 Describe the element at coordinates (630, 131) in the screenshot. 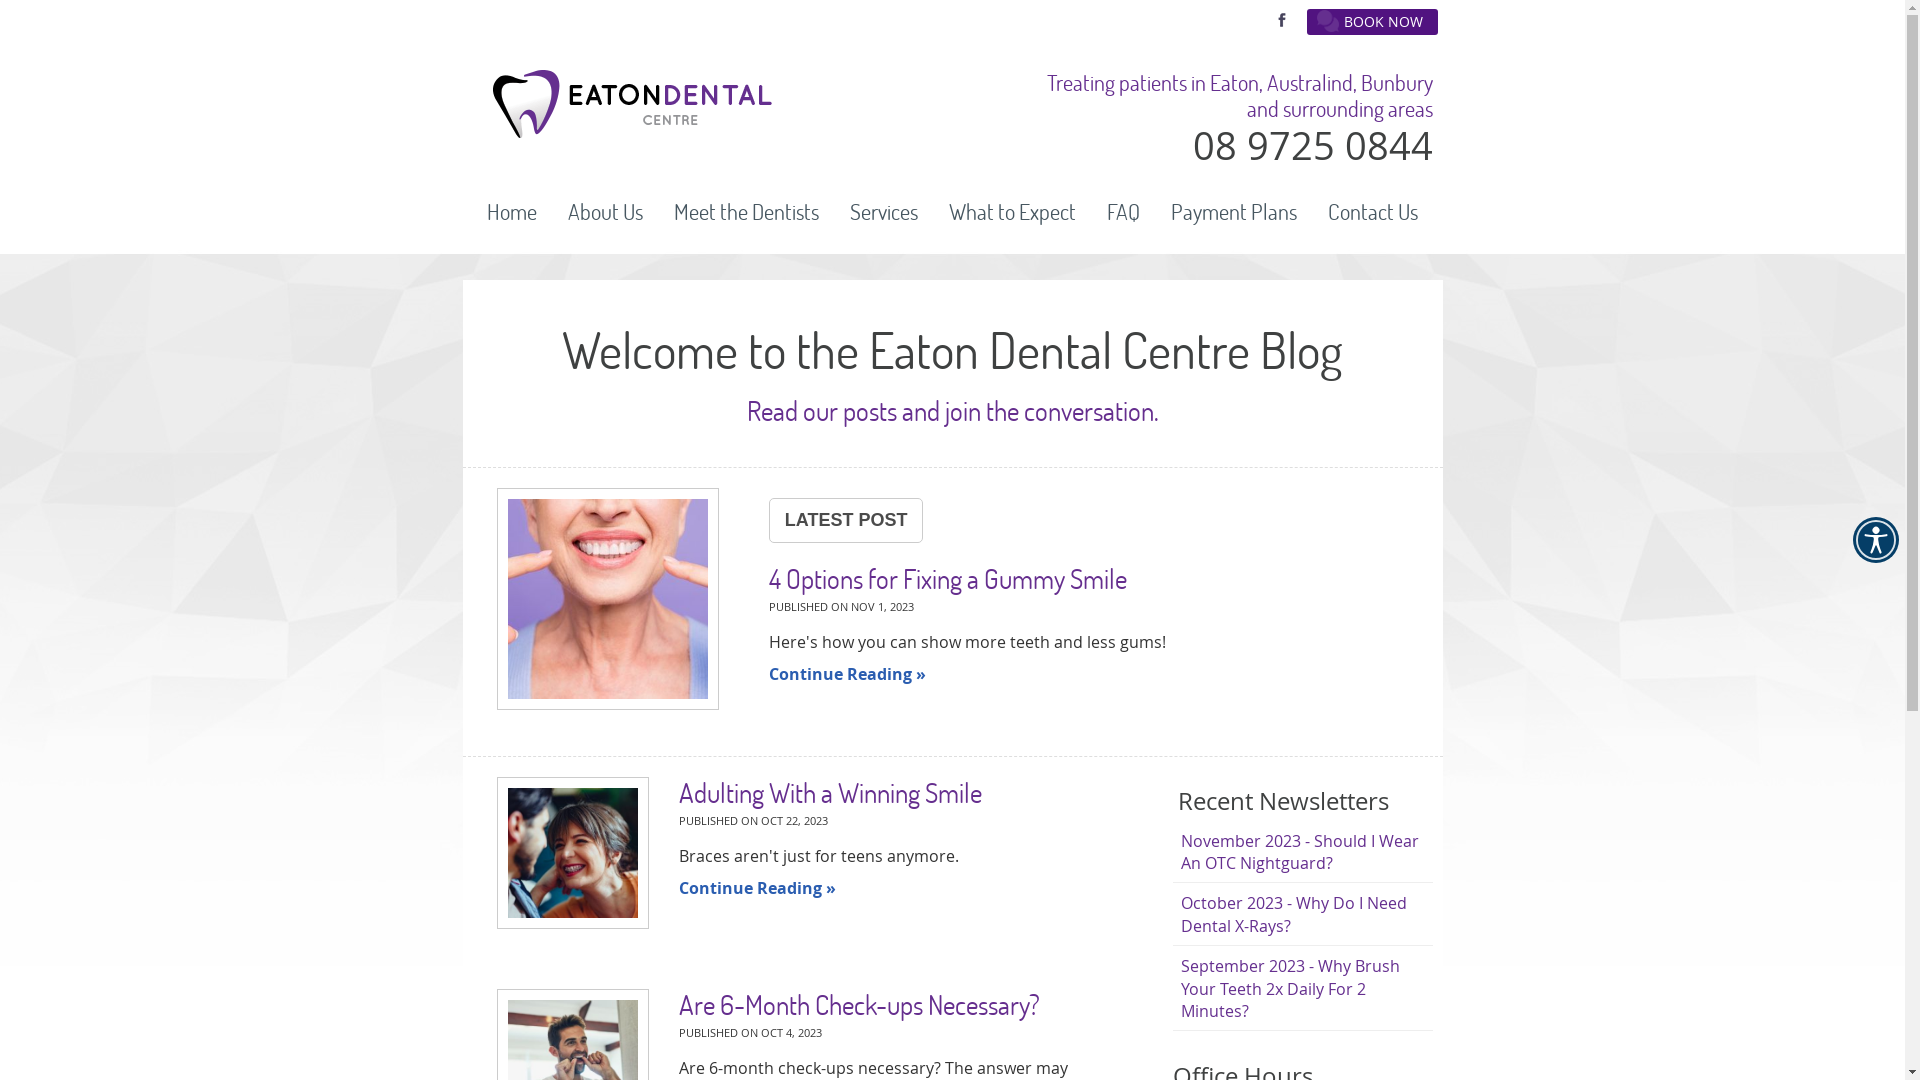

I see `'Eaton Dental Centre'` at that location.